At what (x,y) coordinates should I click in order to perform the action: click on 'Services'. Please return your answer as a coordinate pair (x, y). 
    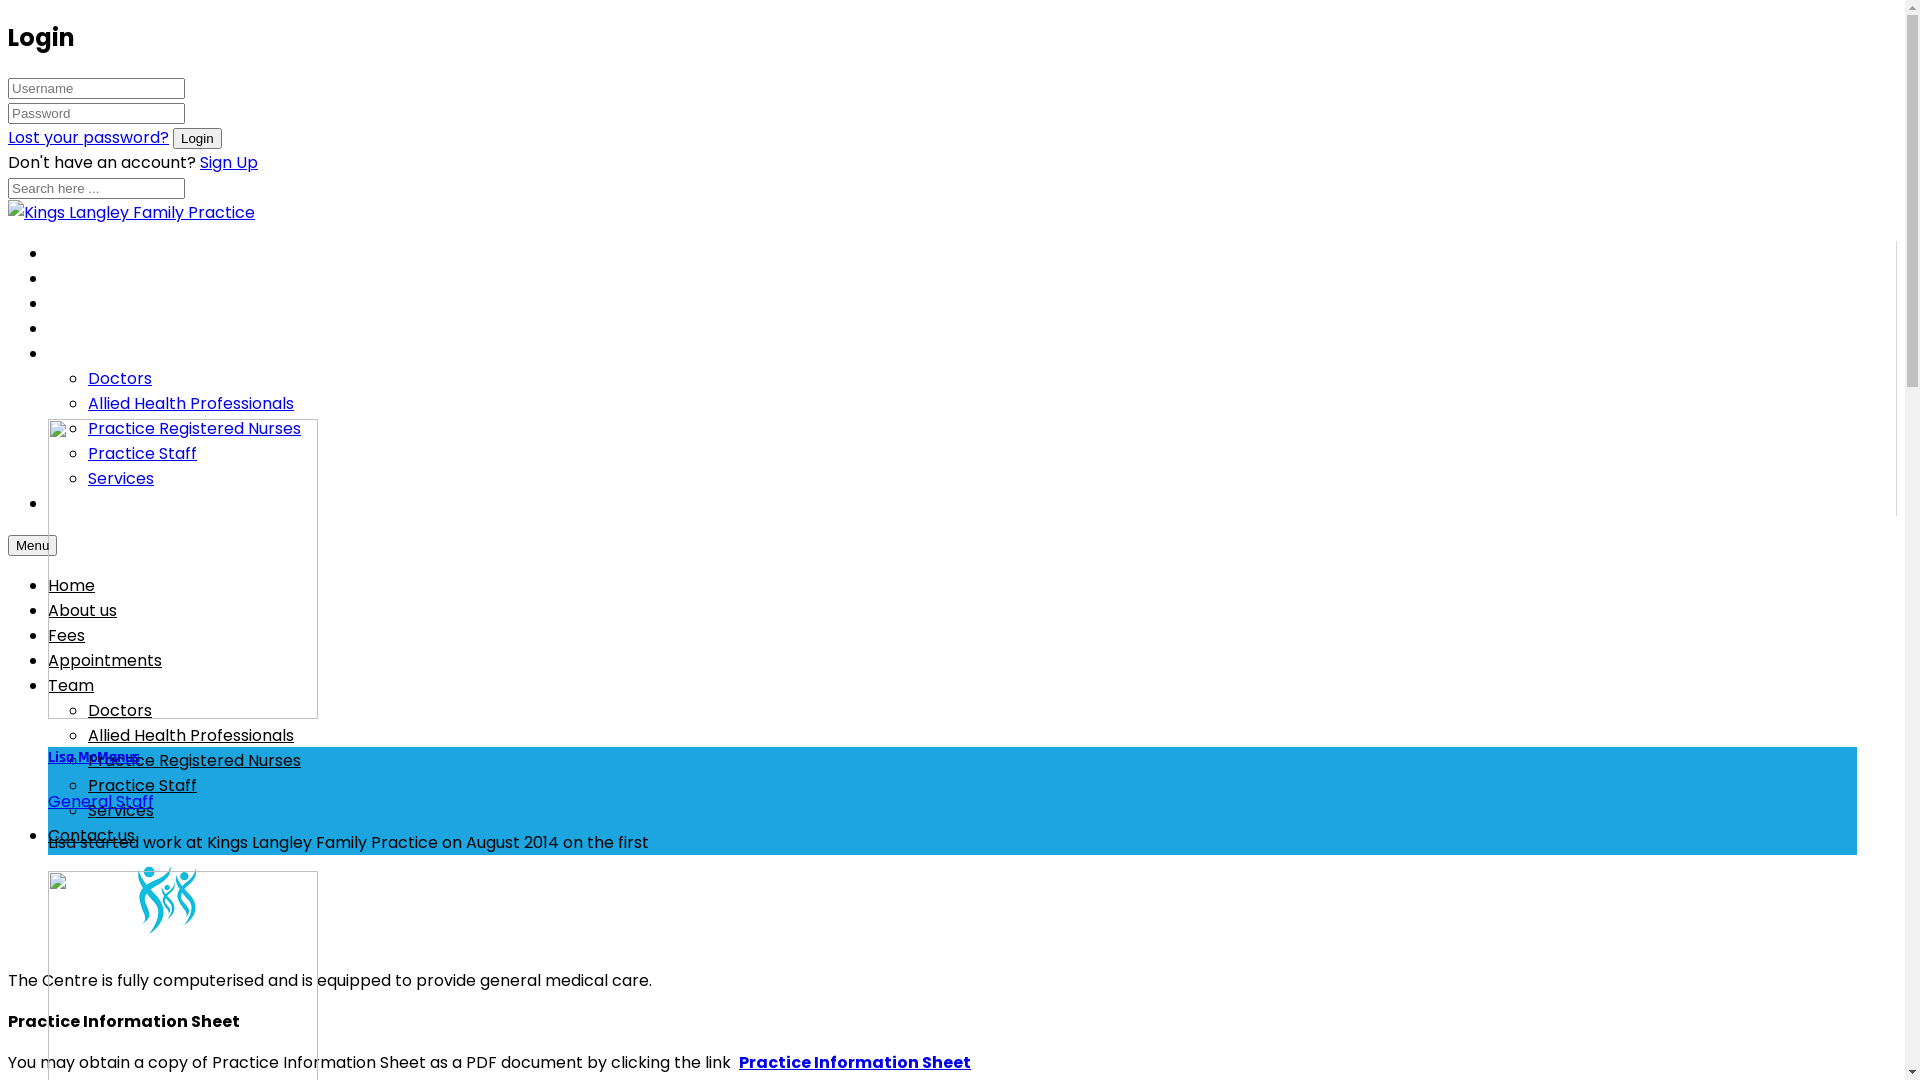
    Looking at the image, I should click on (86, 478).